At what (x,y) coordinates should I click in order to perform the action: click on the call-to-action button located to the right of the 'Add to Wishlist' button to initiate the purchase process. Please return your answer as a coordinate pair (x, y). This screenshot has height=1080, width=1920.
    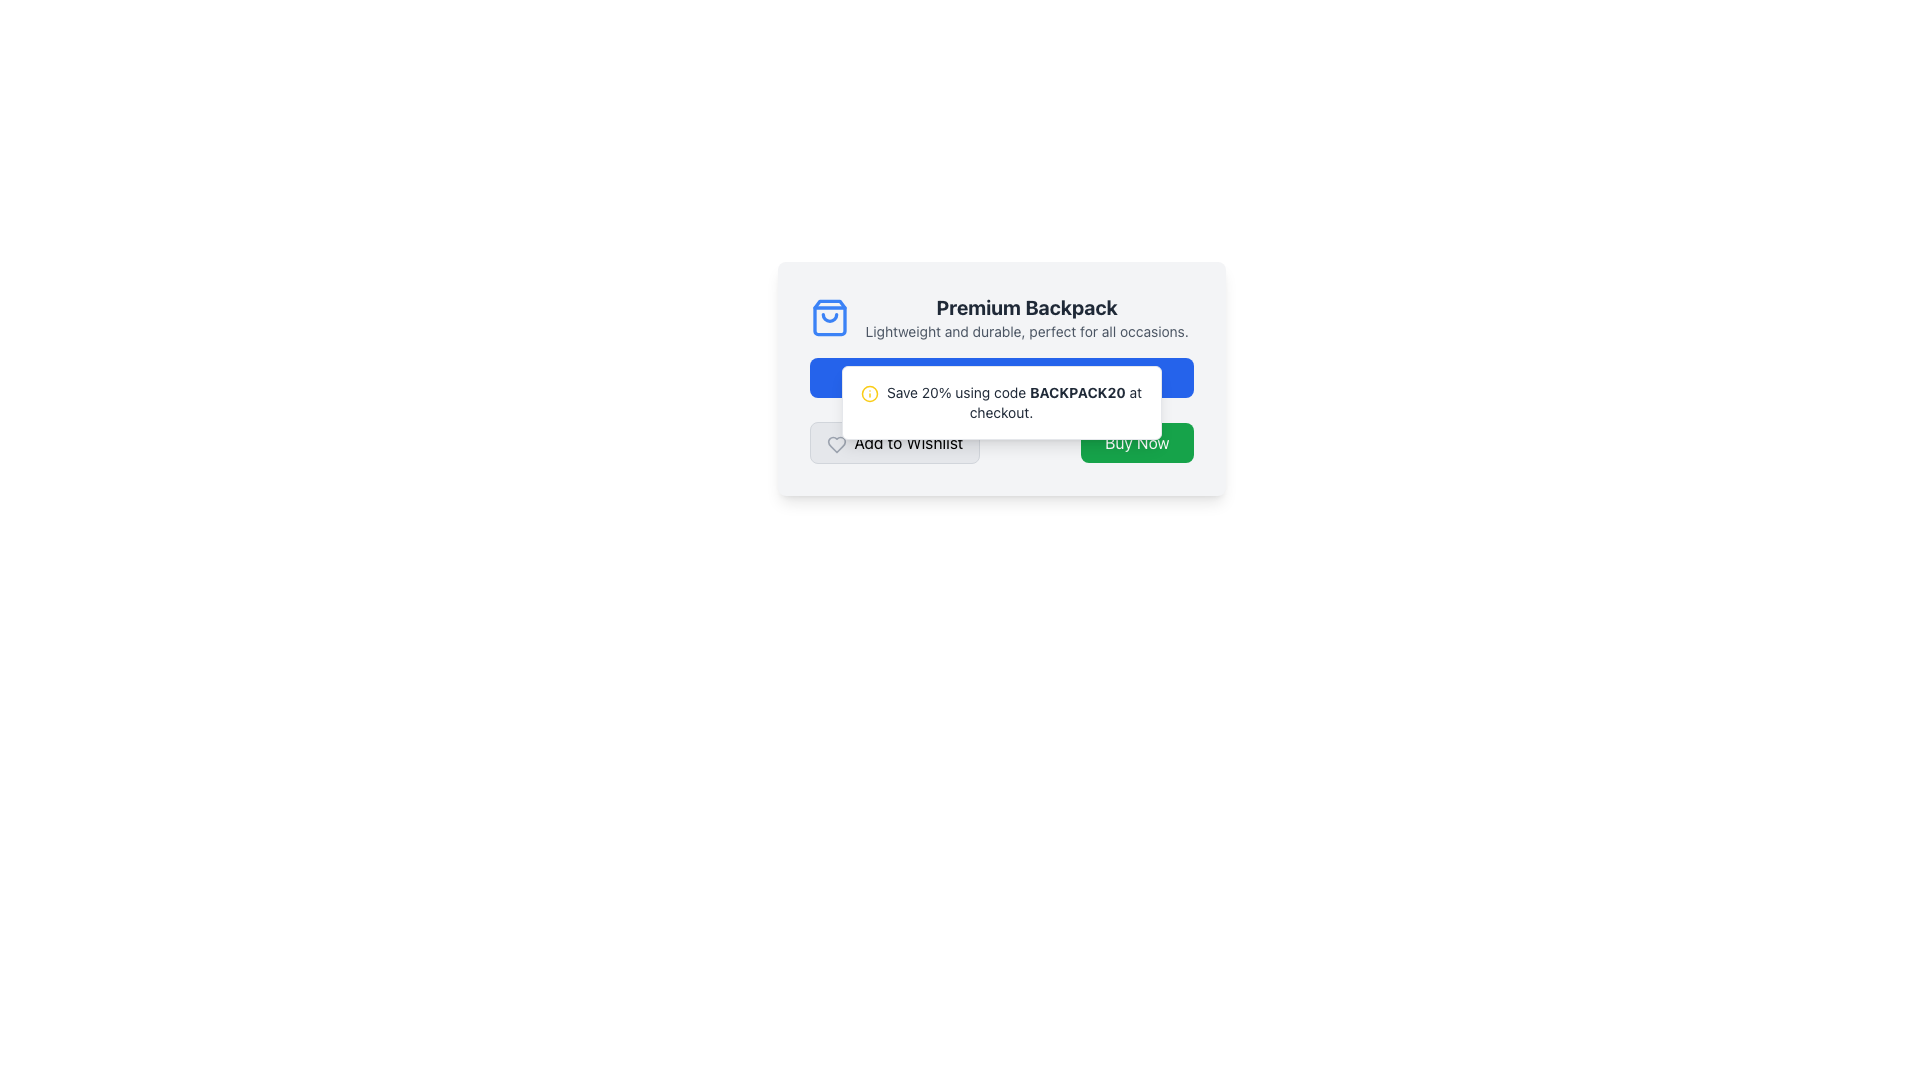
    Looking at the image, I should click on (1137, 442).